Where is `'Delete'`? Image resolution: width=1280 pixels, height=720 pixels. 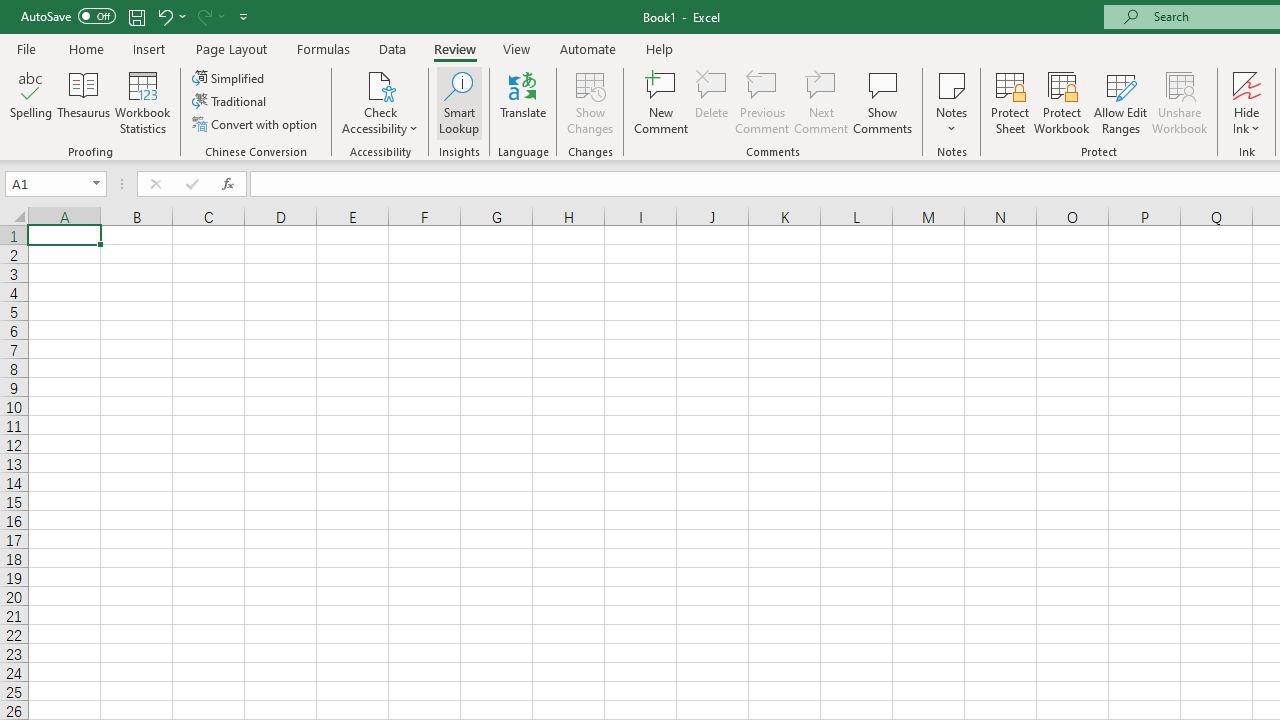 'Delete' is located at coordinates (712, 103).